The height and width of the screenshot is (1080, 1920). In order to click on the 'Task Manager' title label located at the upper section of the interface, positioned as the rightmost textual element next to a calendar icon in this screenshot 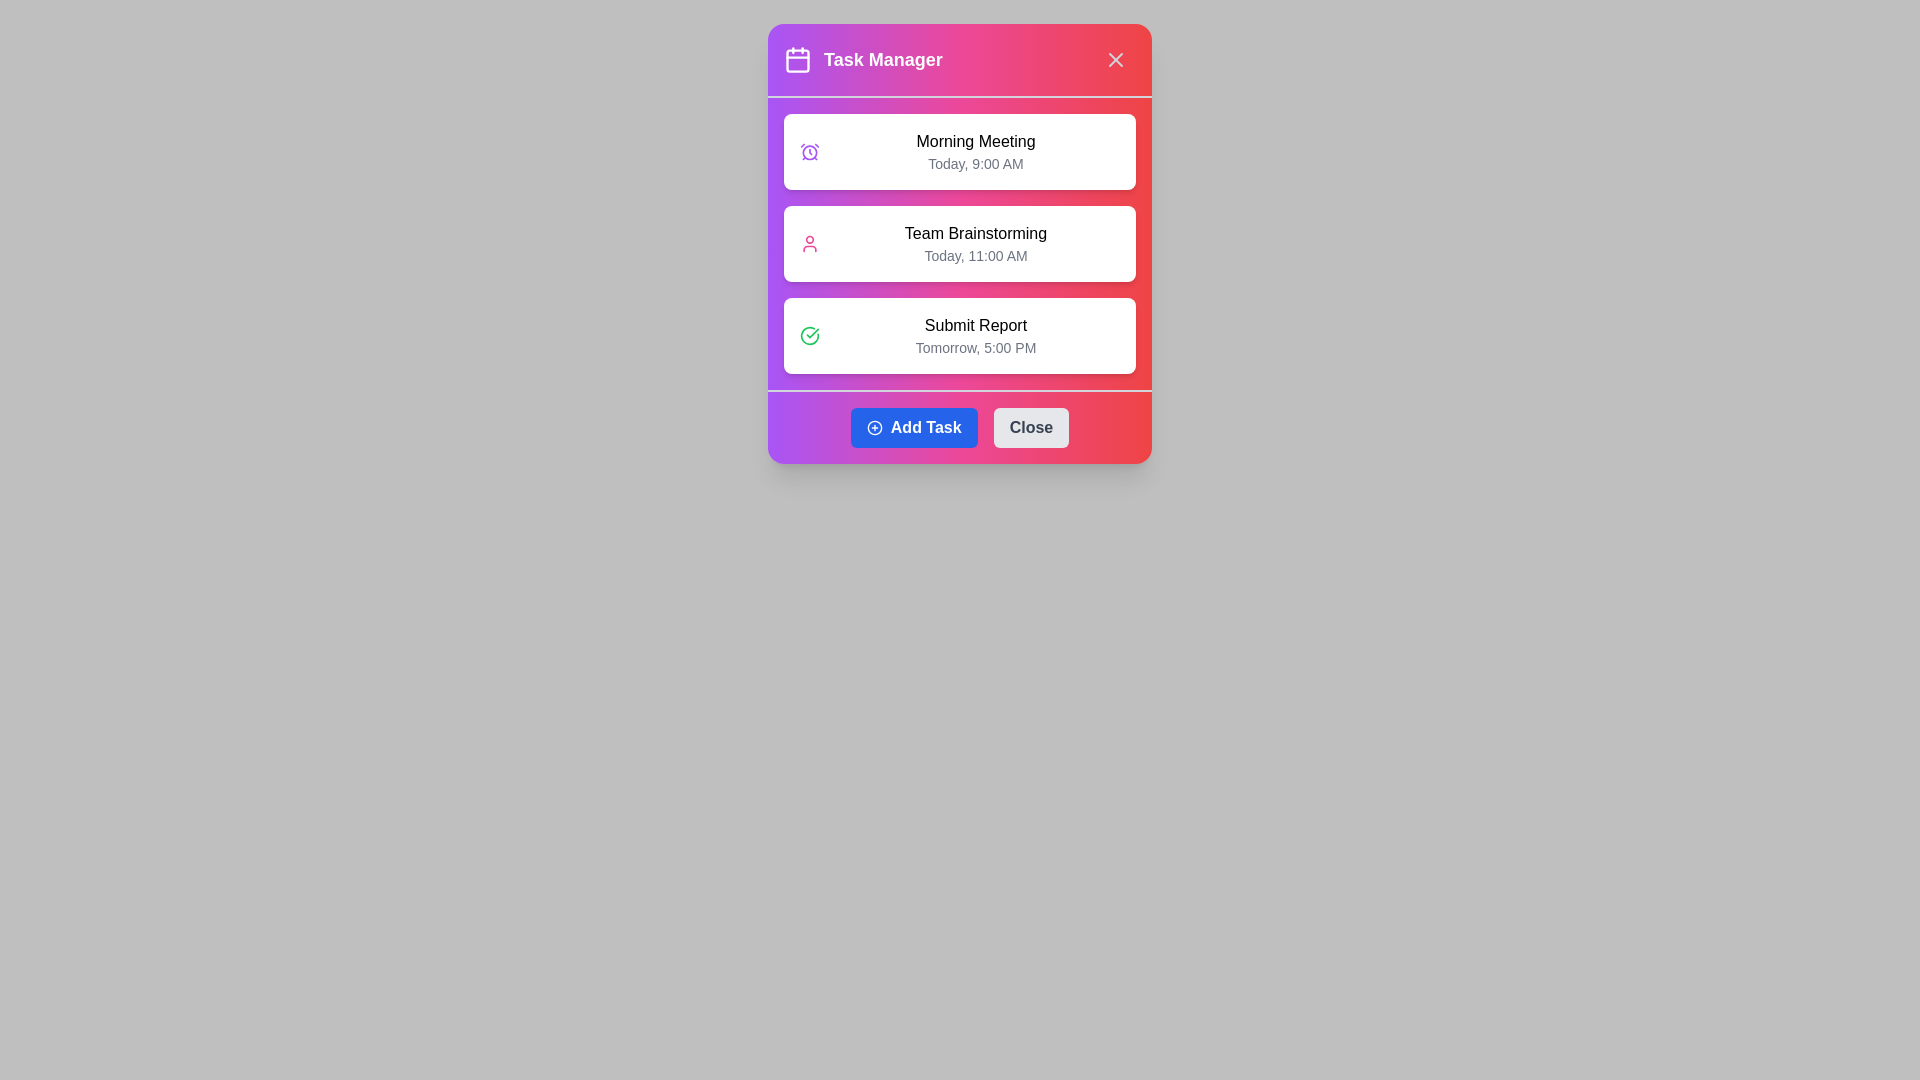, I will do `click(882, 59)`.